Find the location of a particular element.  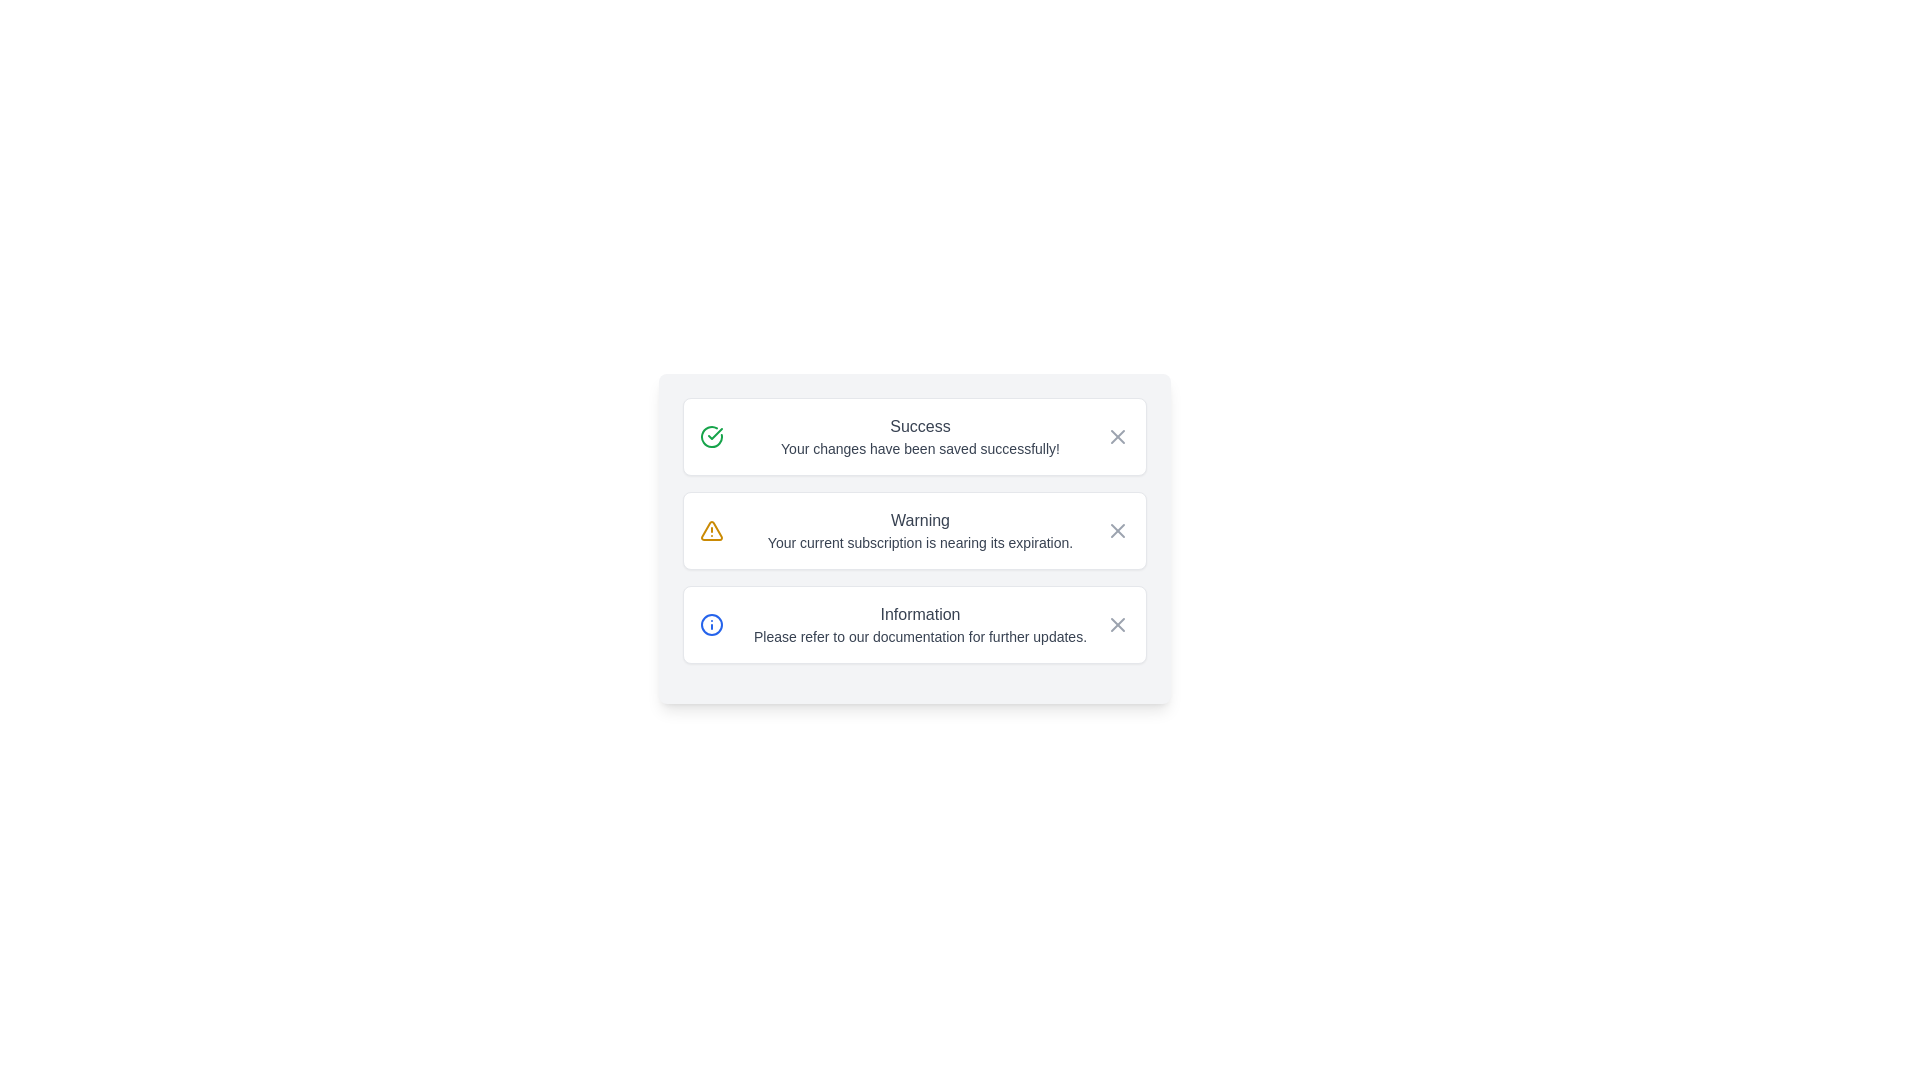

text label displaying 'Information' within the third notification box, positioned below the 'Warning' box is located at coordinates (919, 613).